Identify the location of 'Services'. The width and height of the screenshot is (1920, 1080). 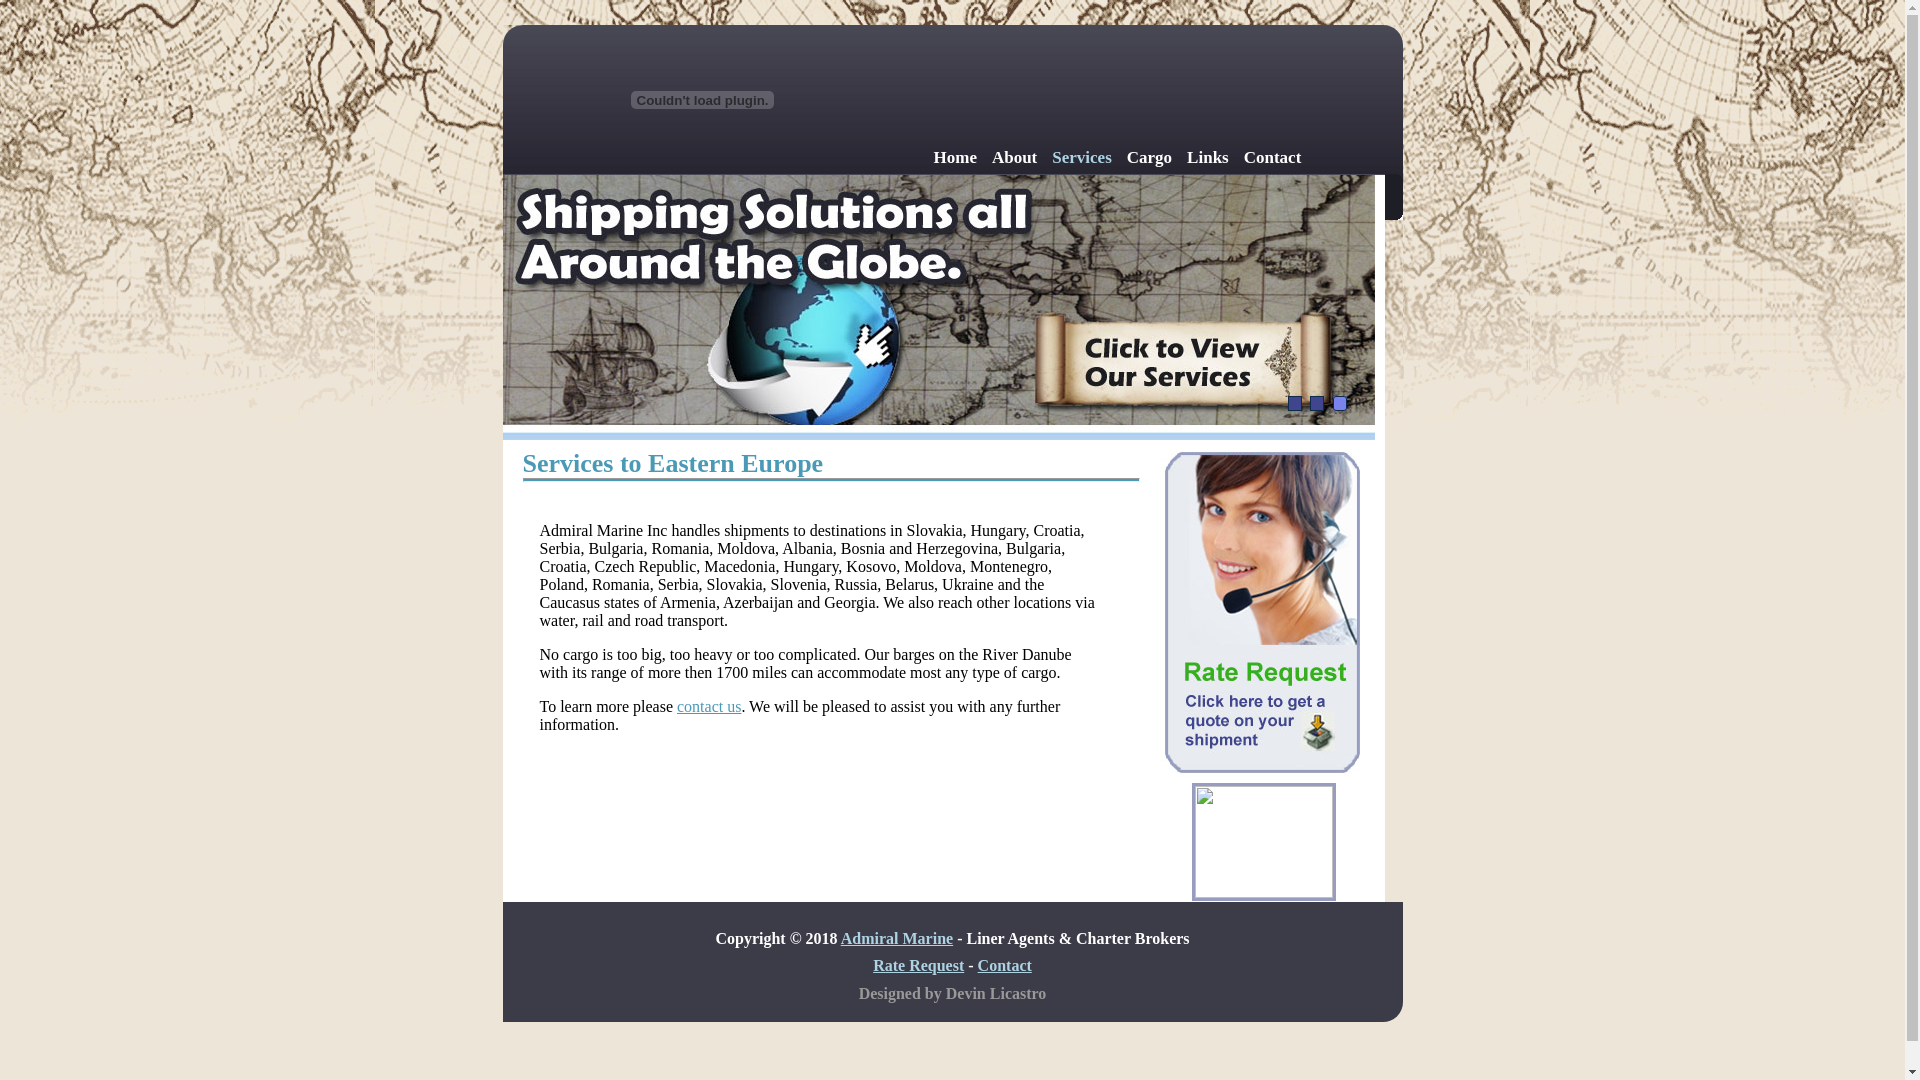
(1080, 156).